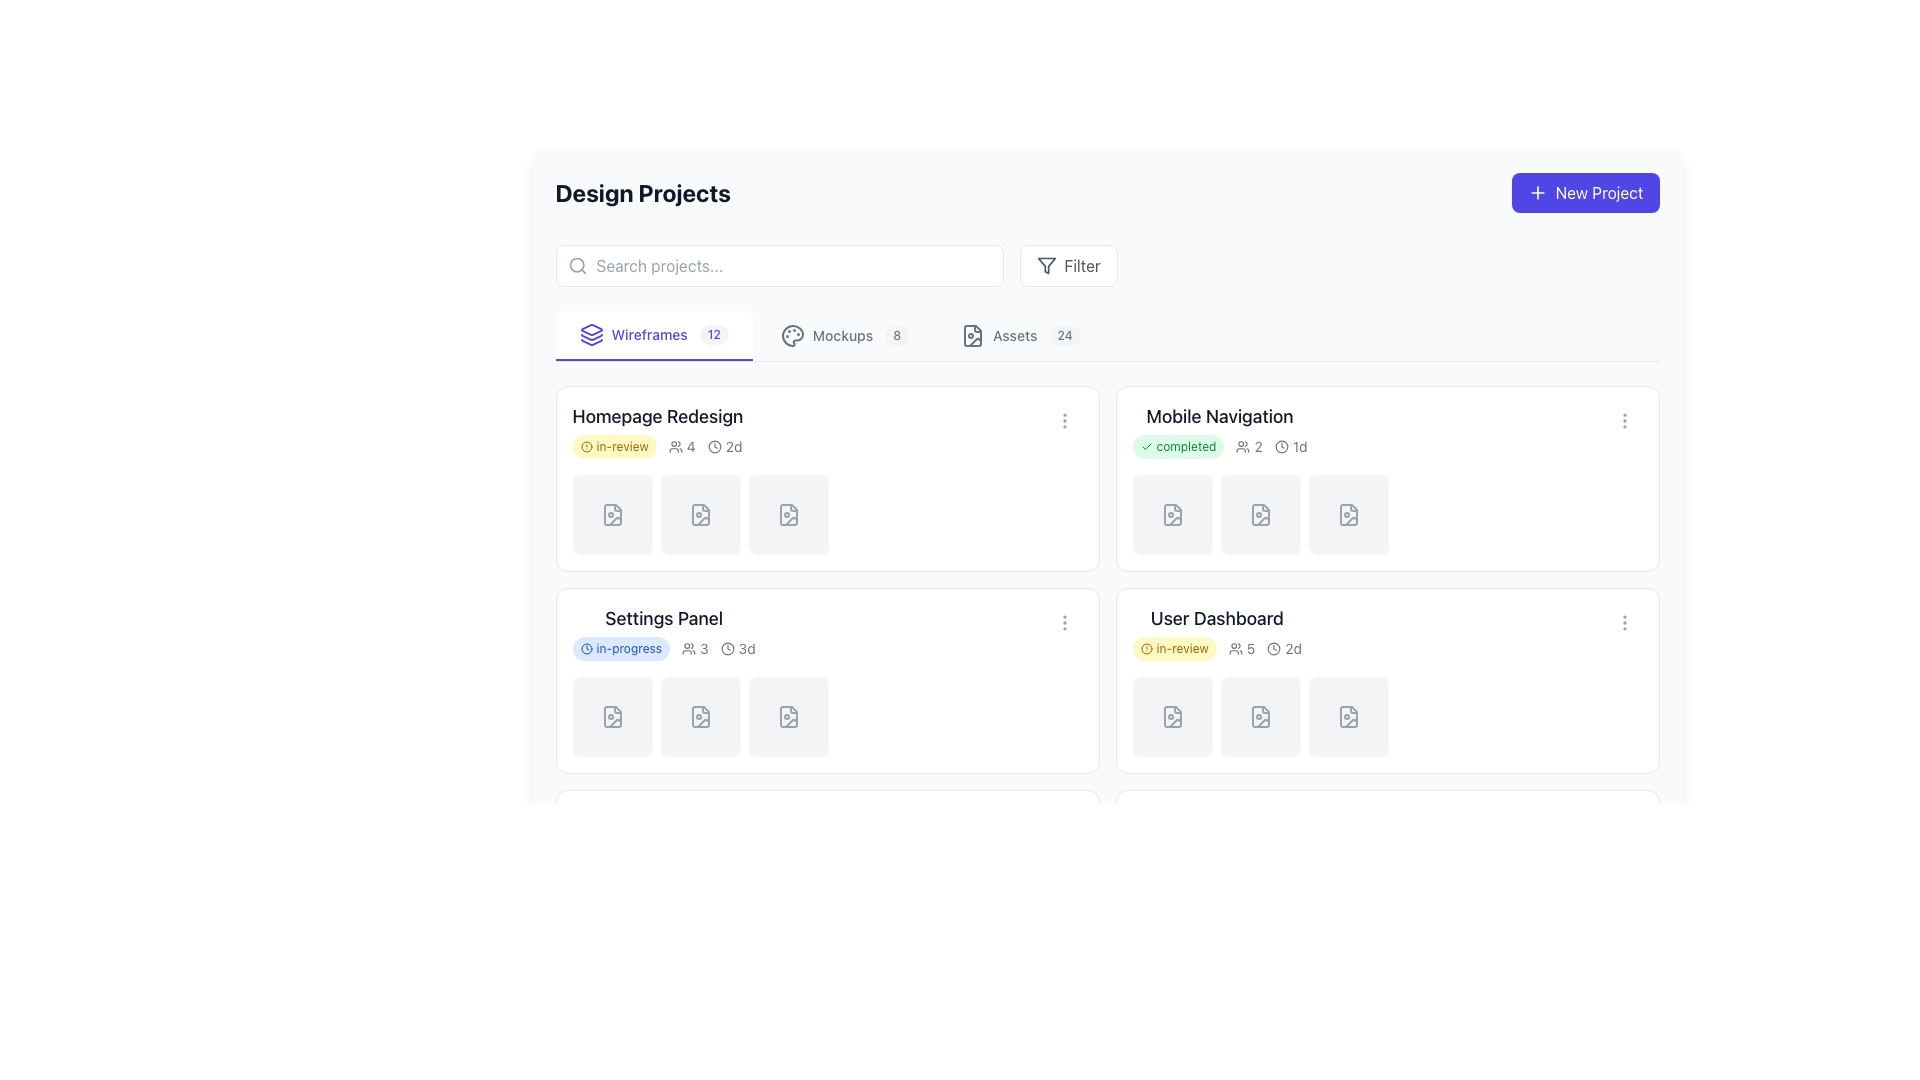  I want to click on the informational label element that consists of a clock icon and the text '1d', located in the 'Mobile Navigation' section, aligned to the right of the user count, so click(1291, 446).